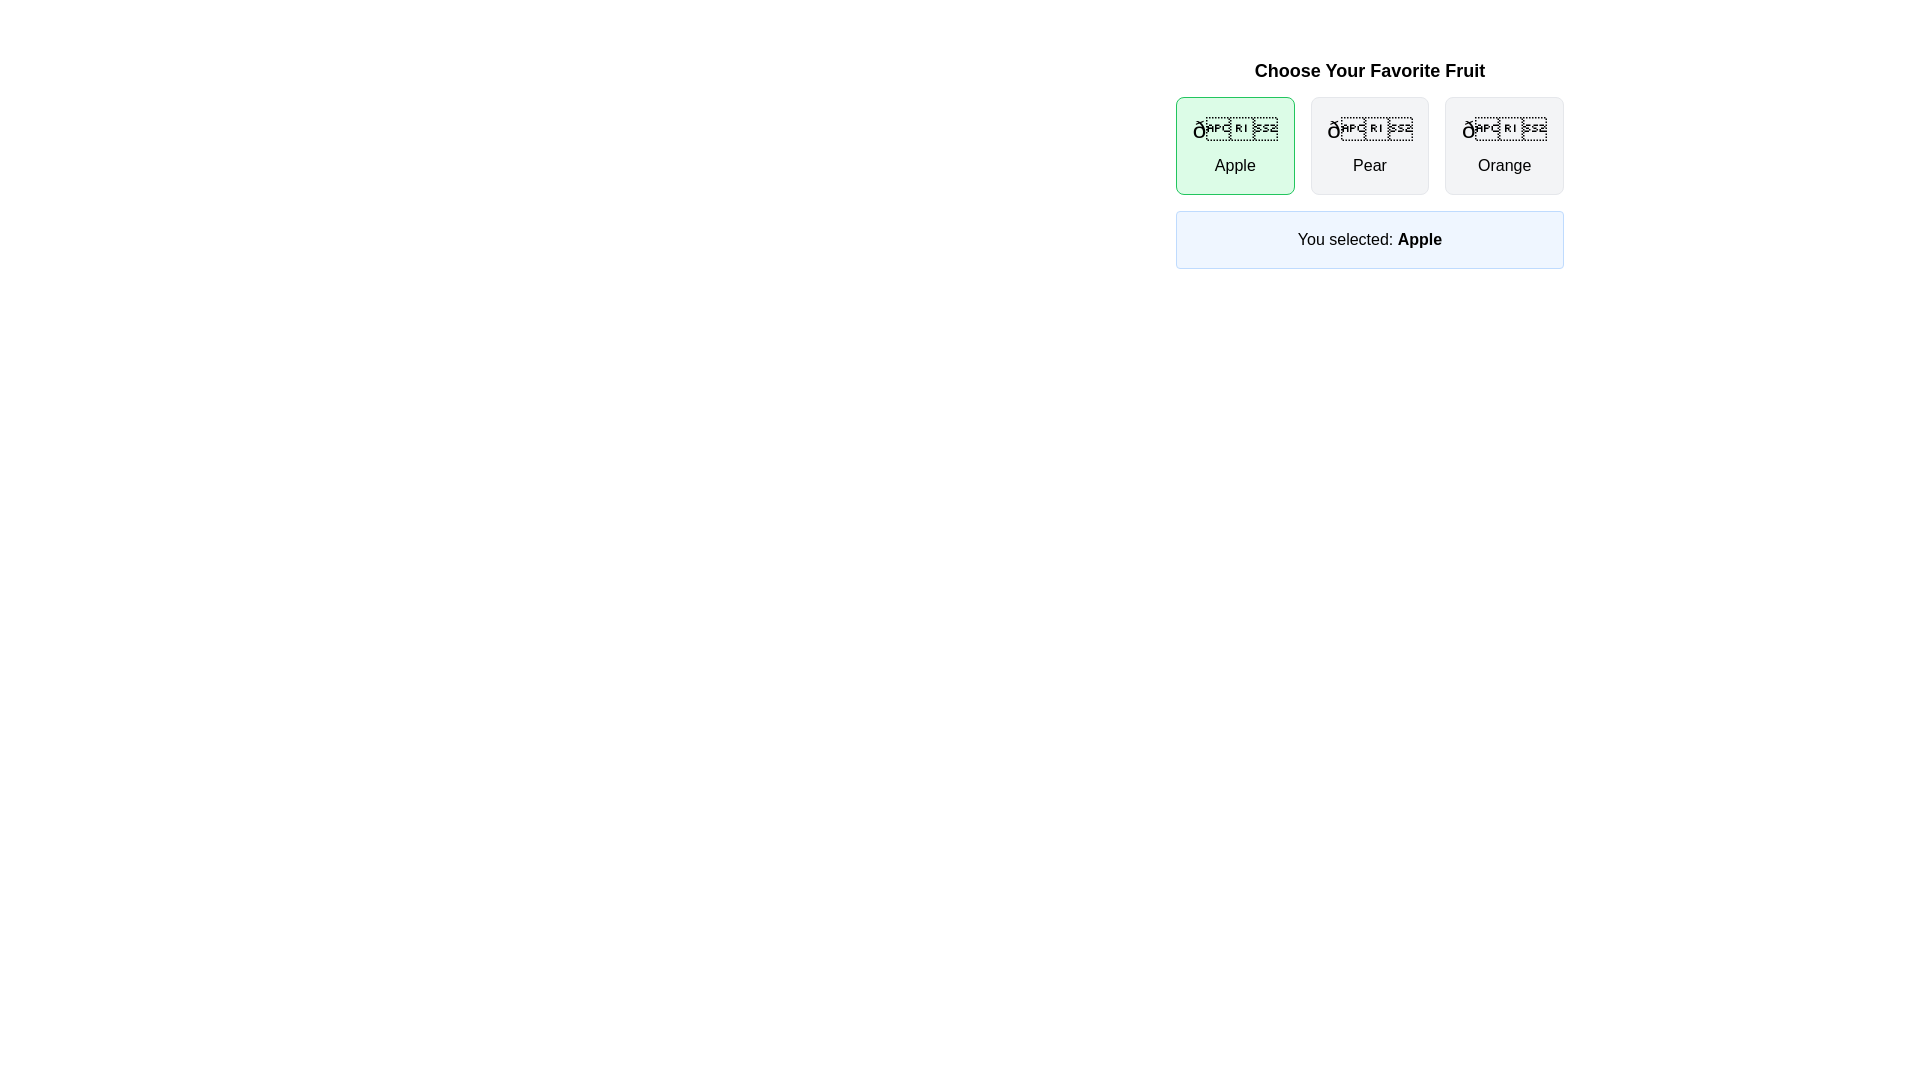 The width and height of the screenshot is (1920, 1080). Describe the element at coordinates (1368, 161) in the screenshot. I see `the button in the interactive fruit selection panel` at that location.